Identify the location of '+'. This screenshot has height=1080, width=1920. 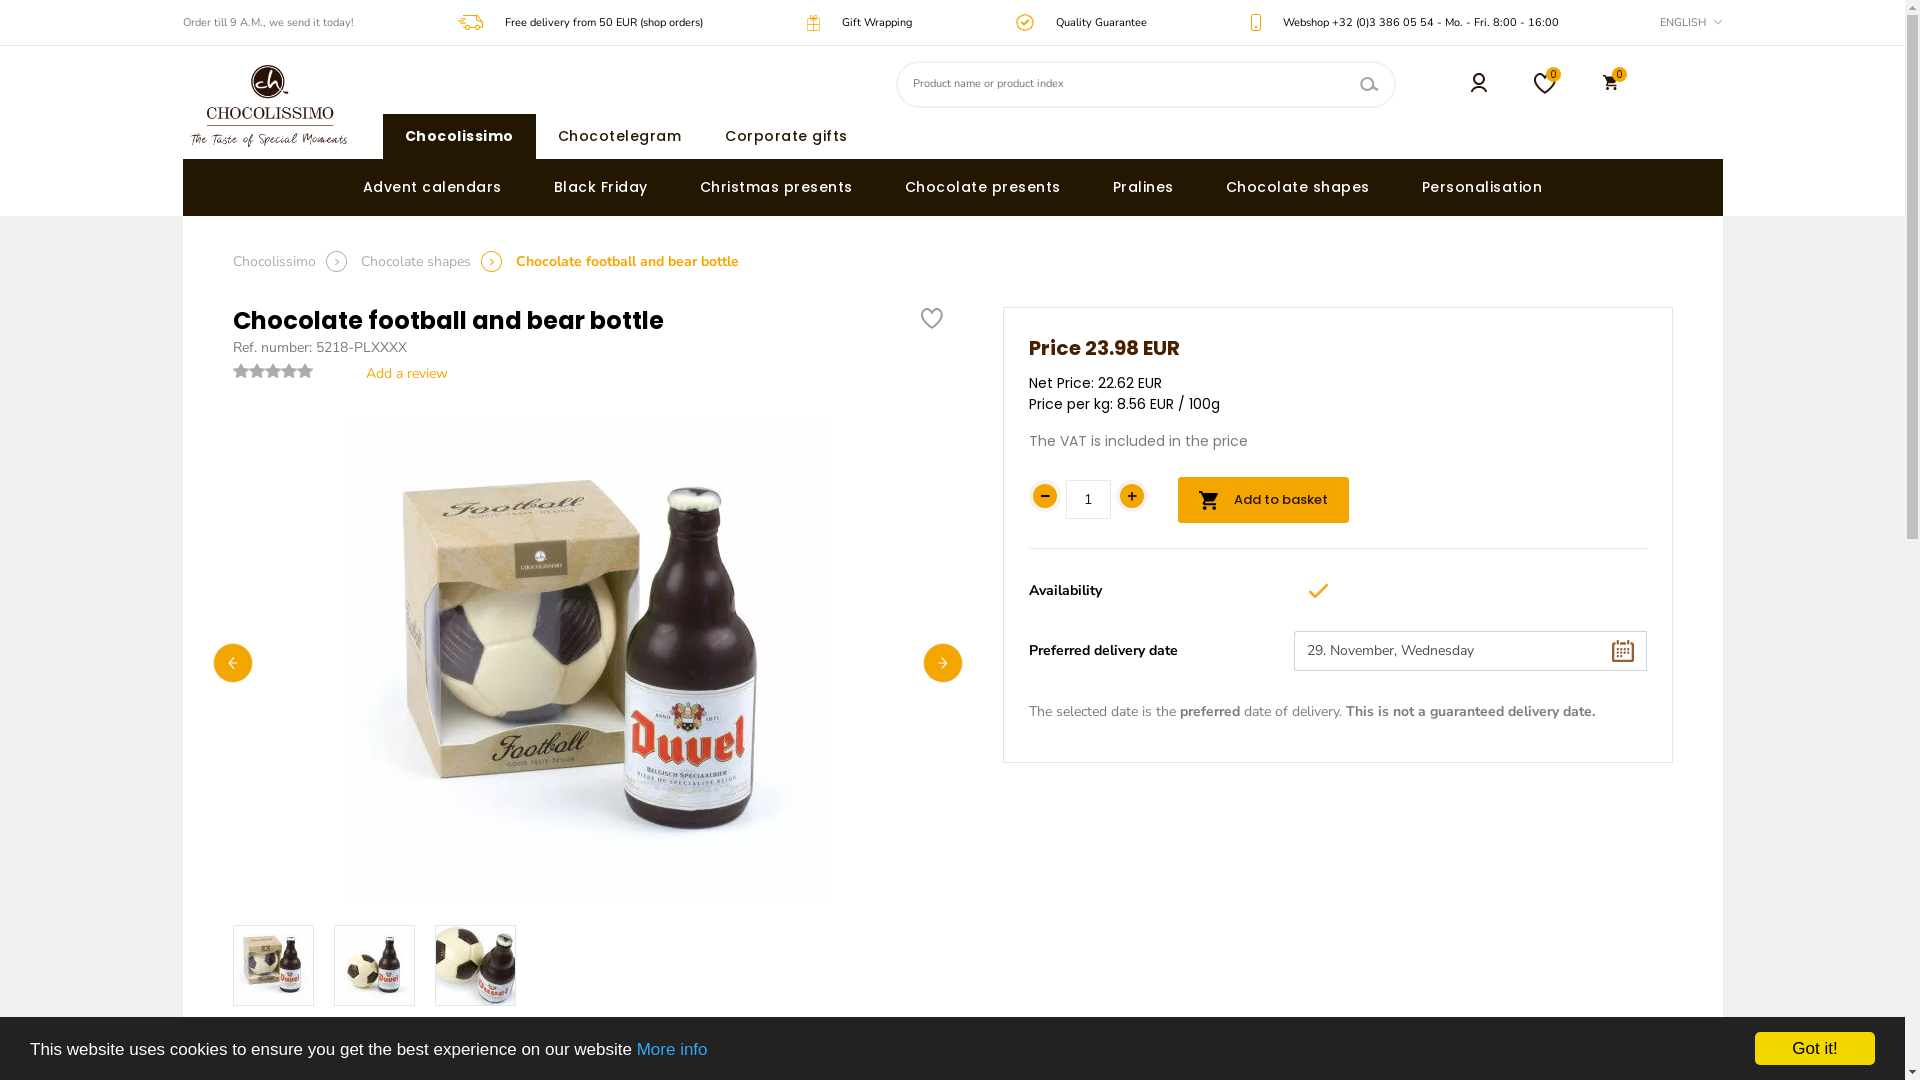
(1132, 495).